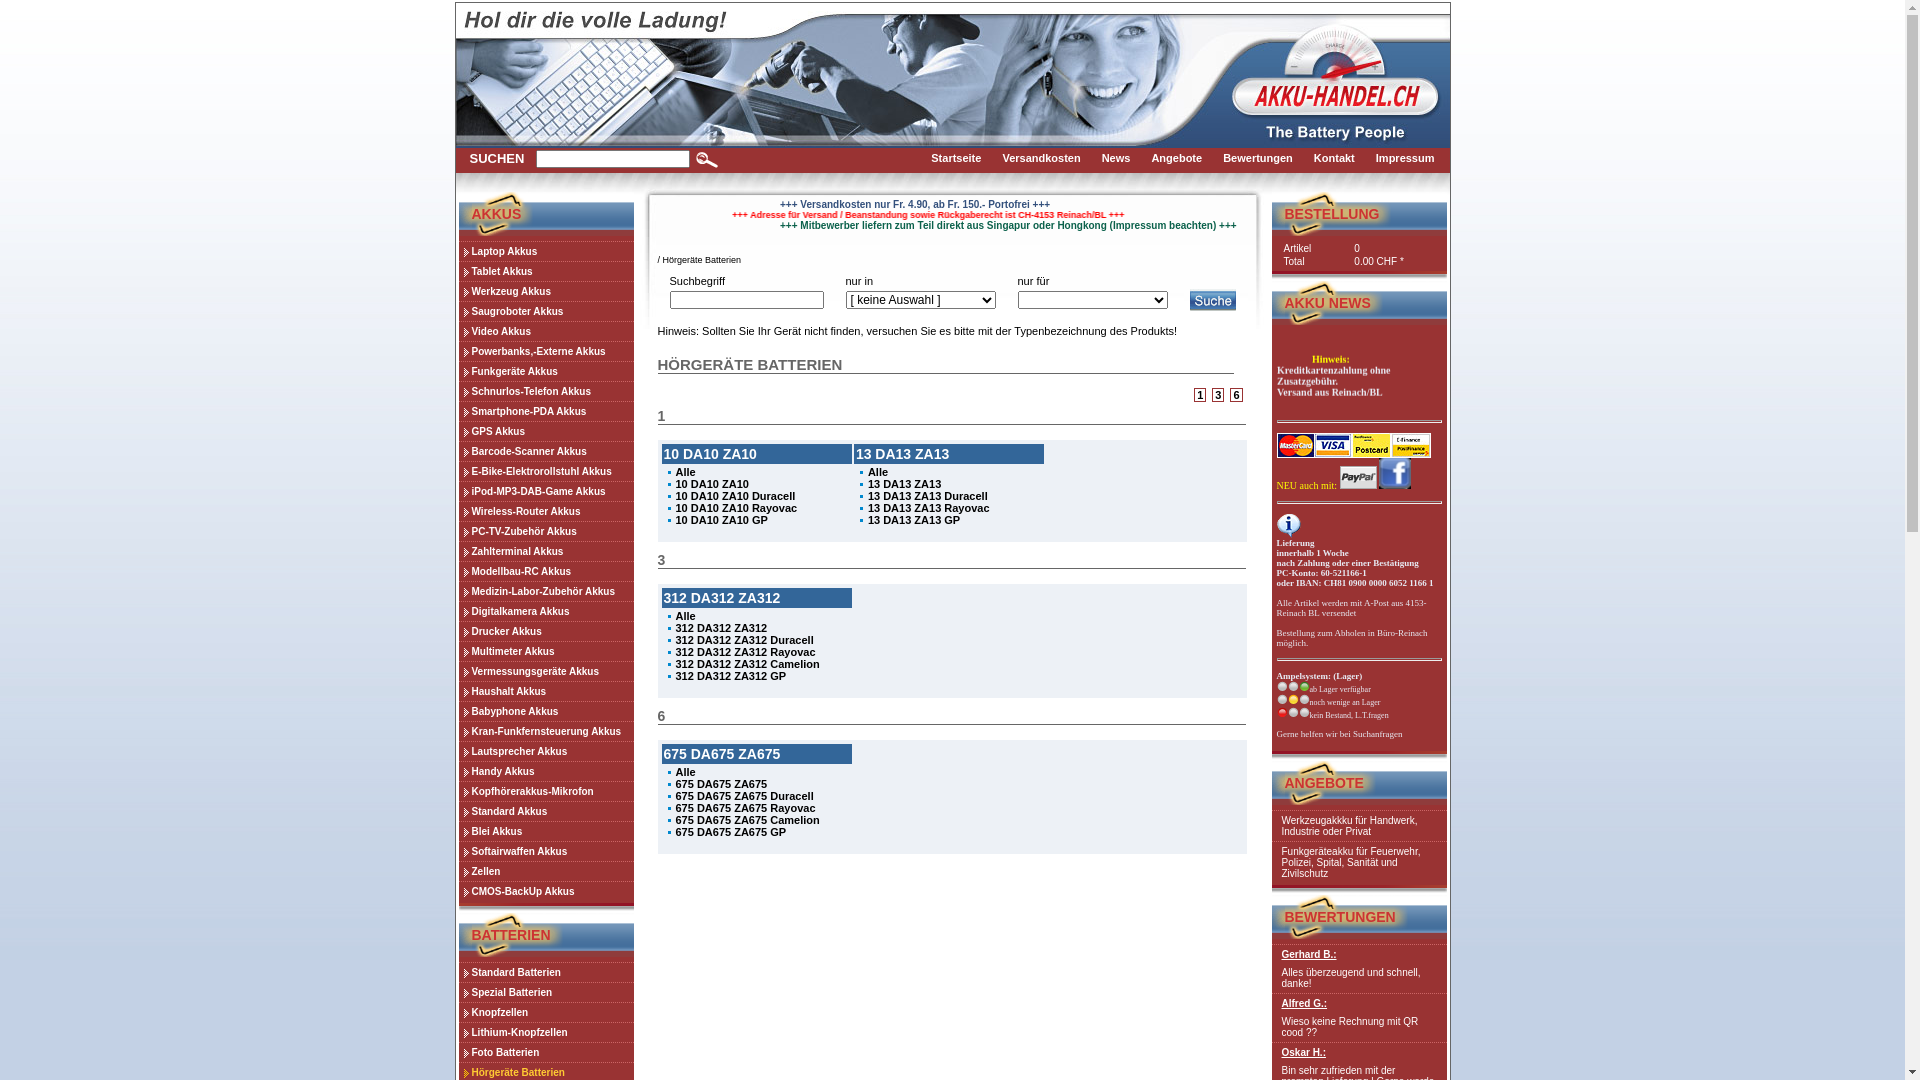 This screenshot has width=1920, height=1080. I want to click on '675 DA675 ZA675', so click(720, 782).